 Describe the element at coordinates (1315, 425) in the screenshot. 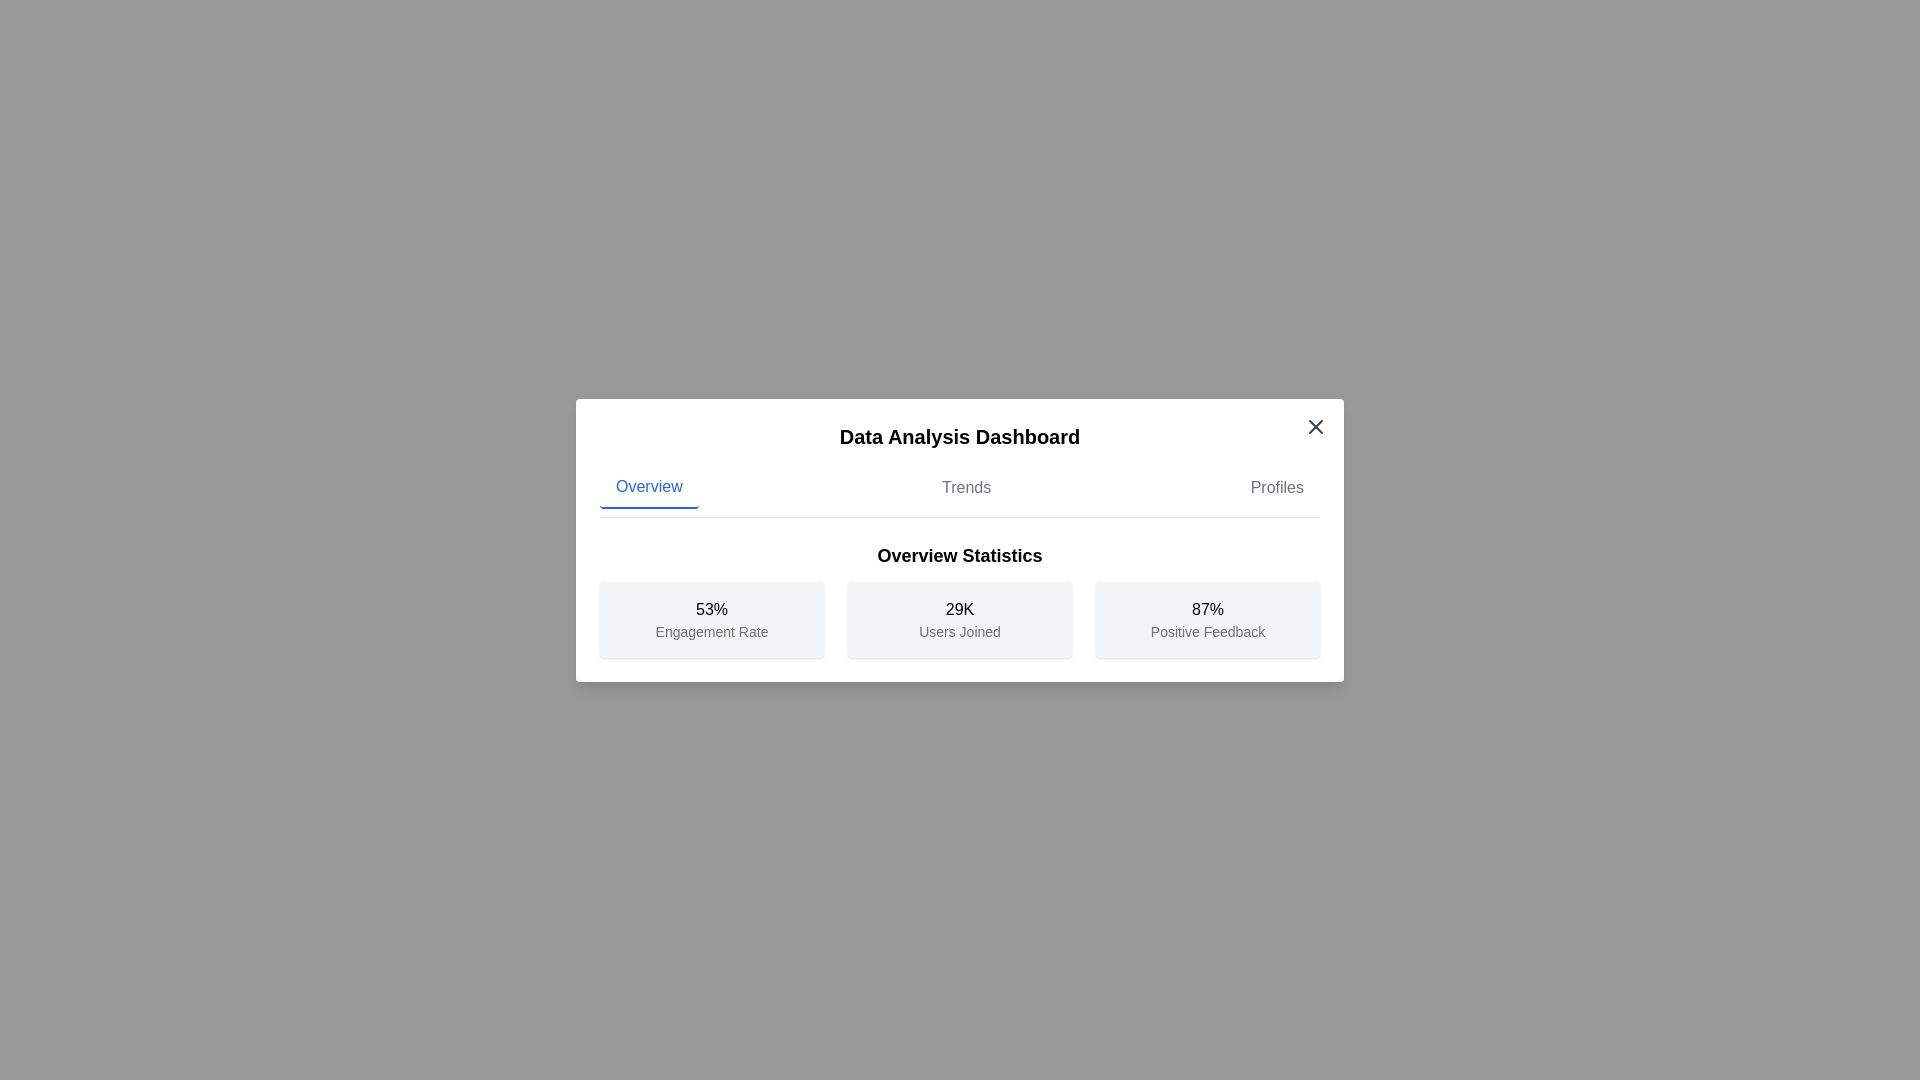

I see `the close icon represented by a diagonal line forming part of an 'X' shape in the top-right corner of the modal dialog` at that location.